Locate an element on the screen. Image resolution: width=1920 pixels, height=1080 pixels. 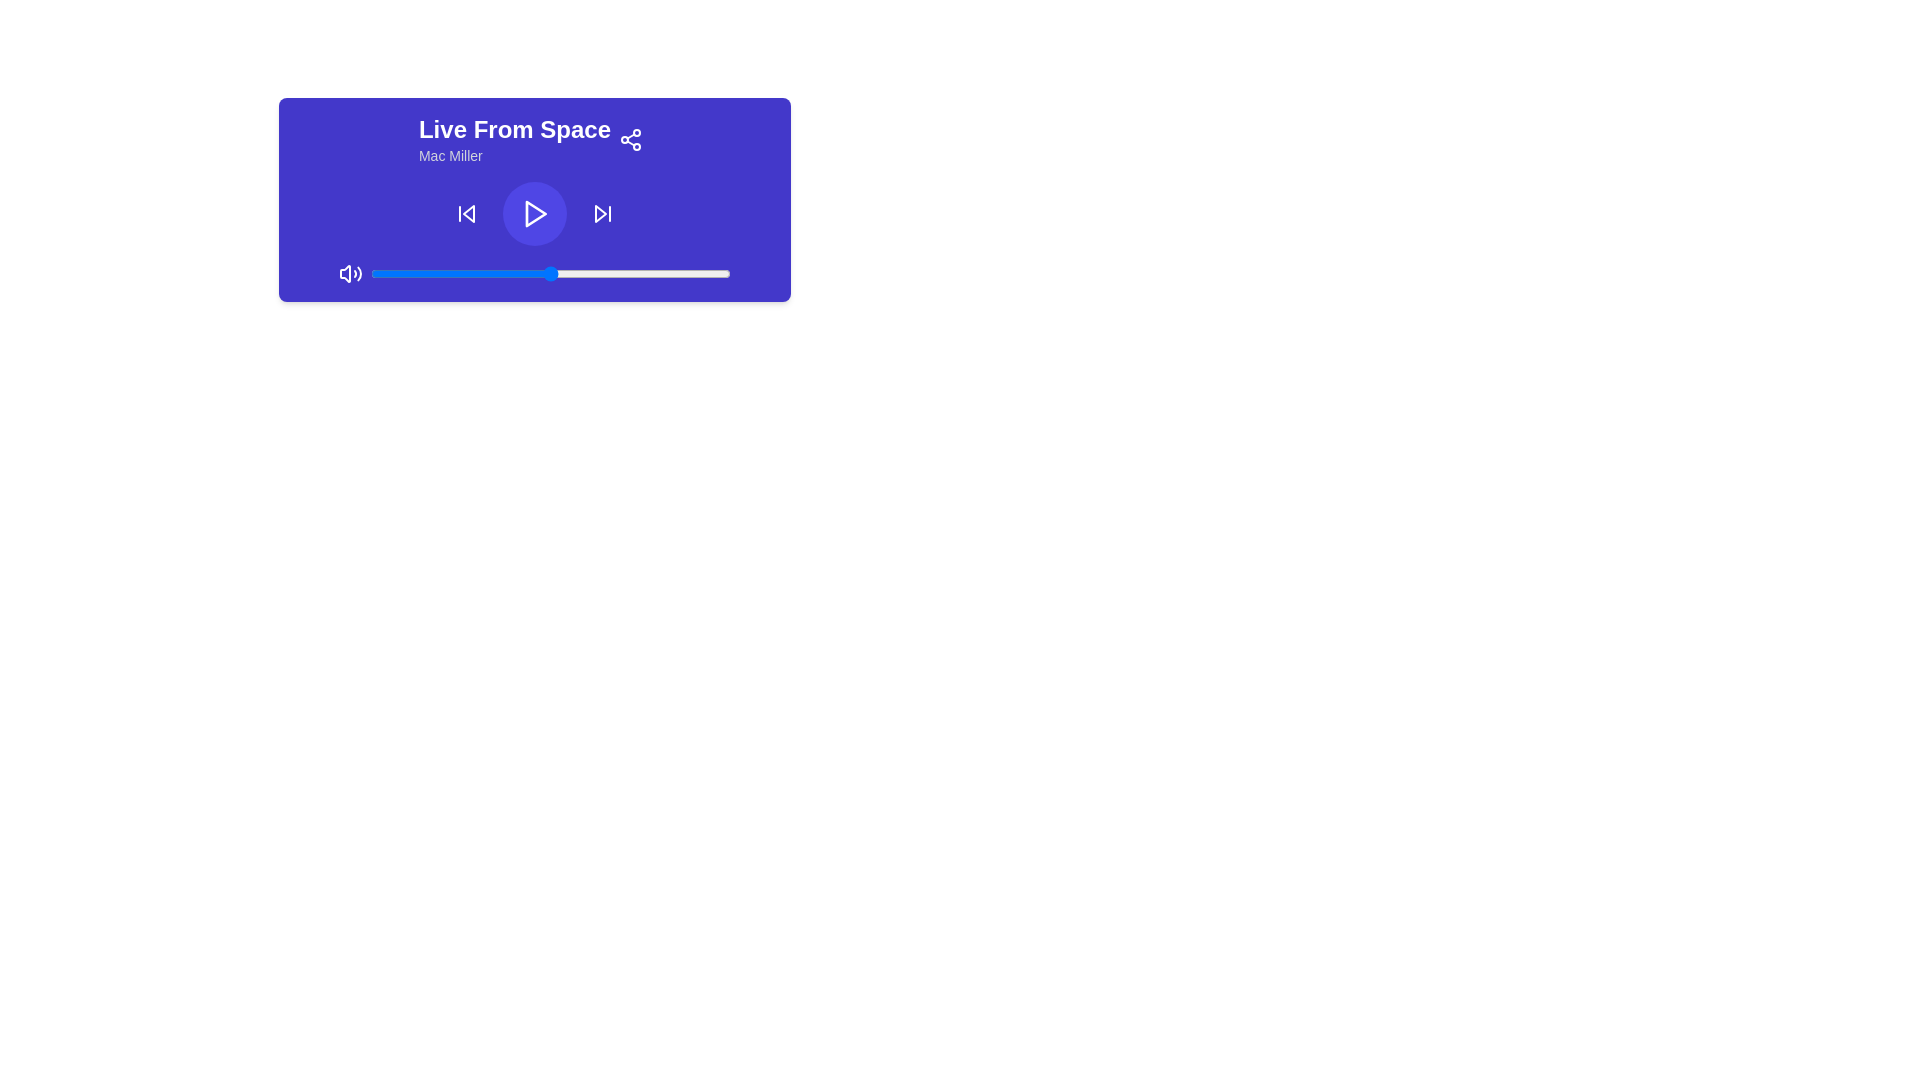
the right-pointing triangular play button icon located at the center of the circular button in the music player interface to play the media is located at coordinates (536, 213).